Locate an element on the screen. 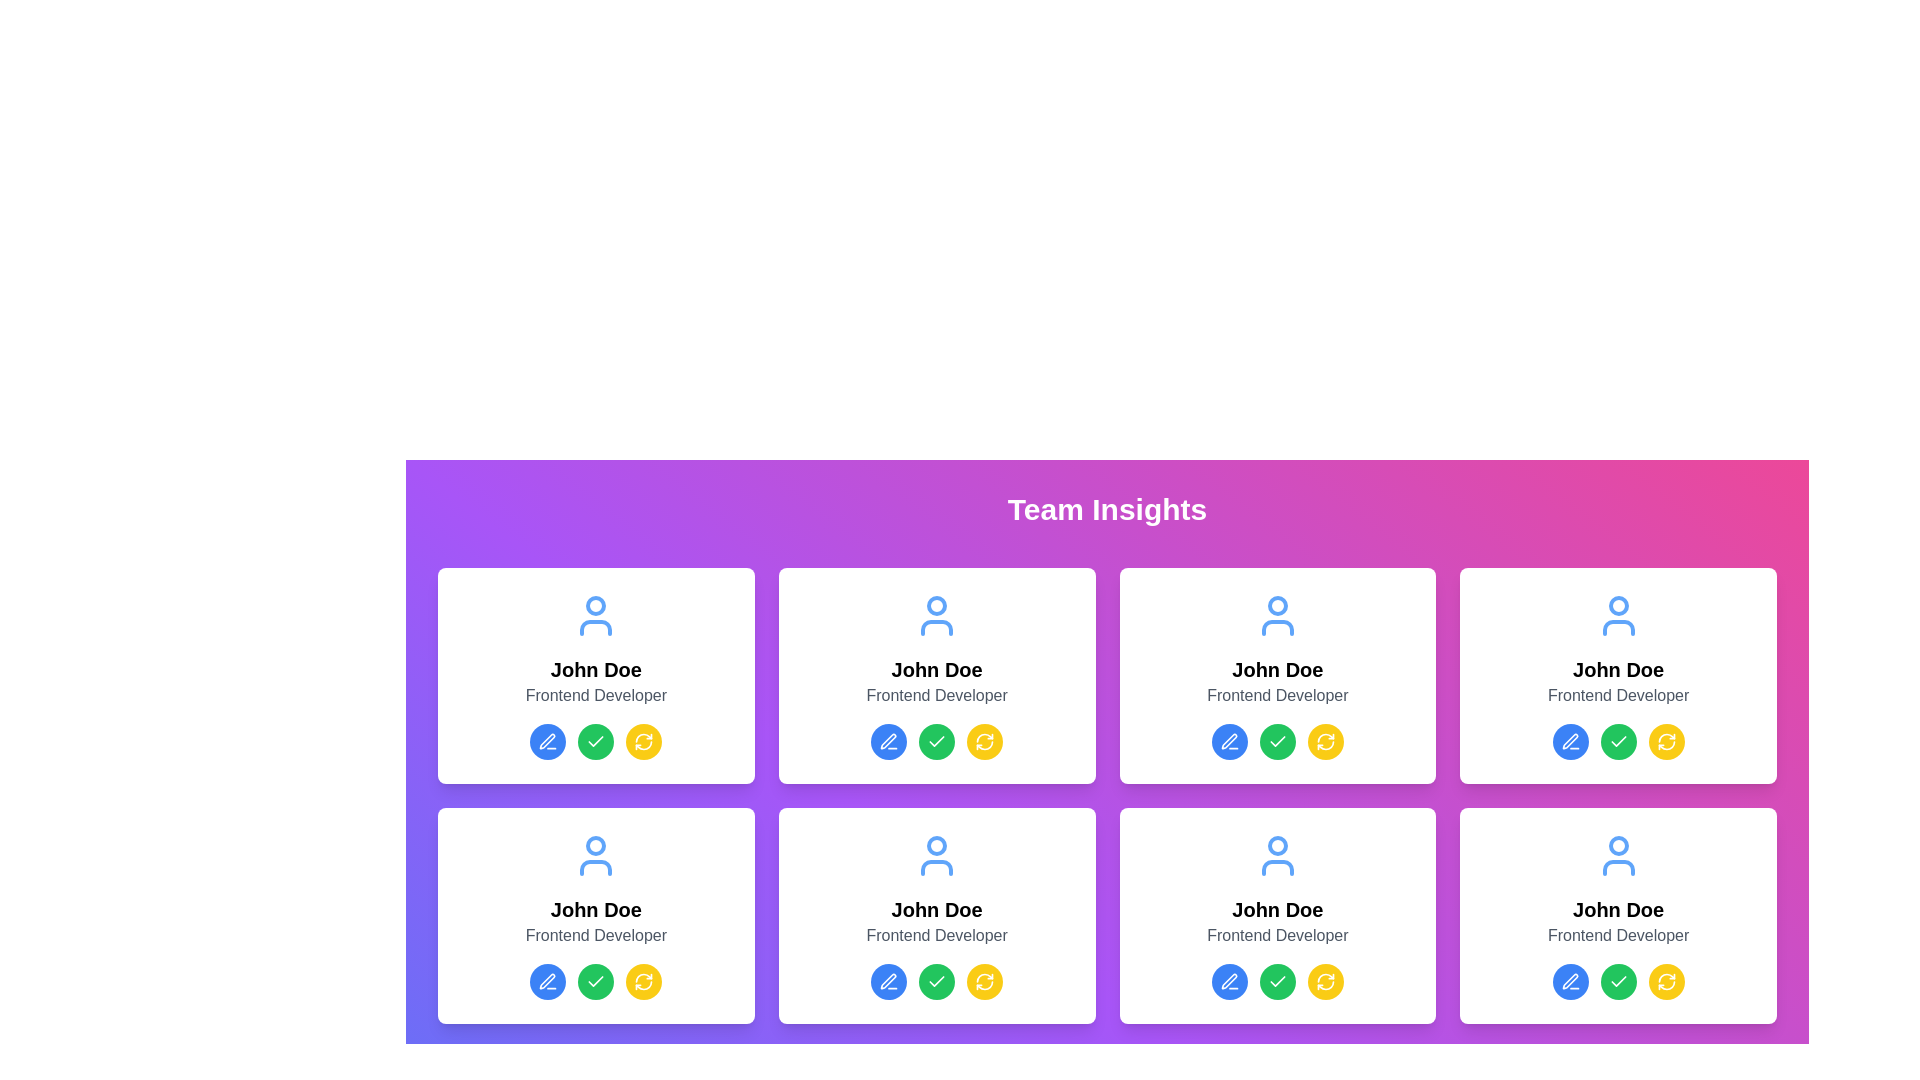 The width and height of the screenshot is (1920, 1080). the refresh icon located in the bottom right corner of the card elements is located at coordinates (1666, 745).